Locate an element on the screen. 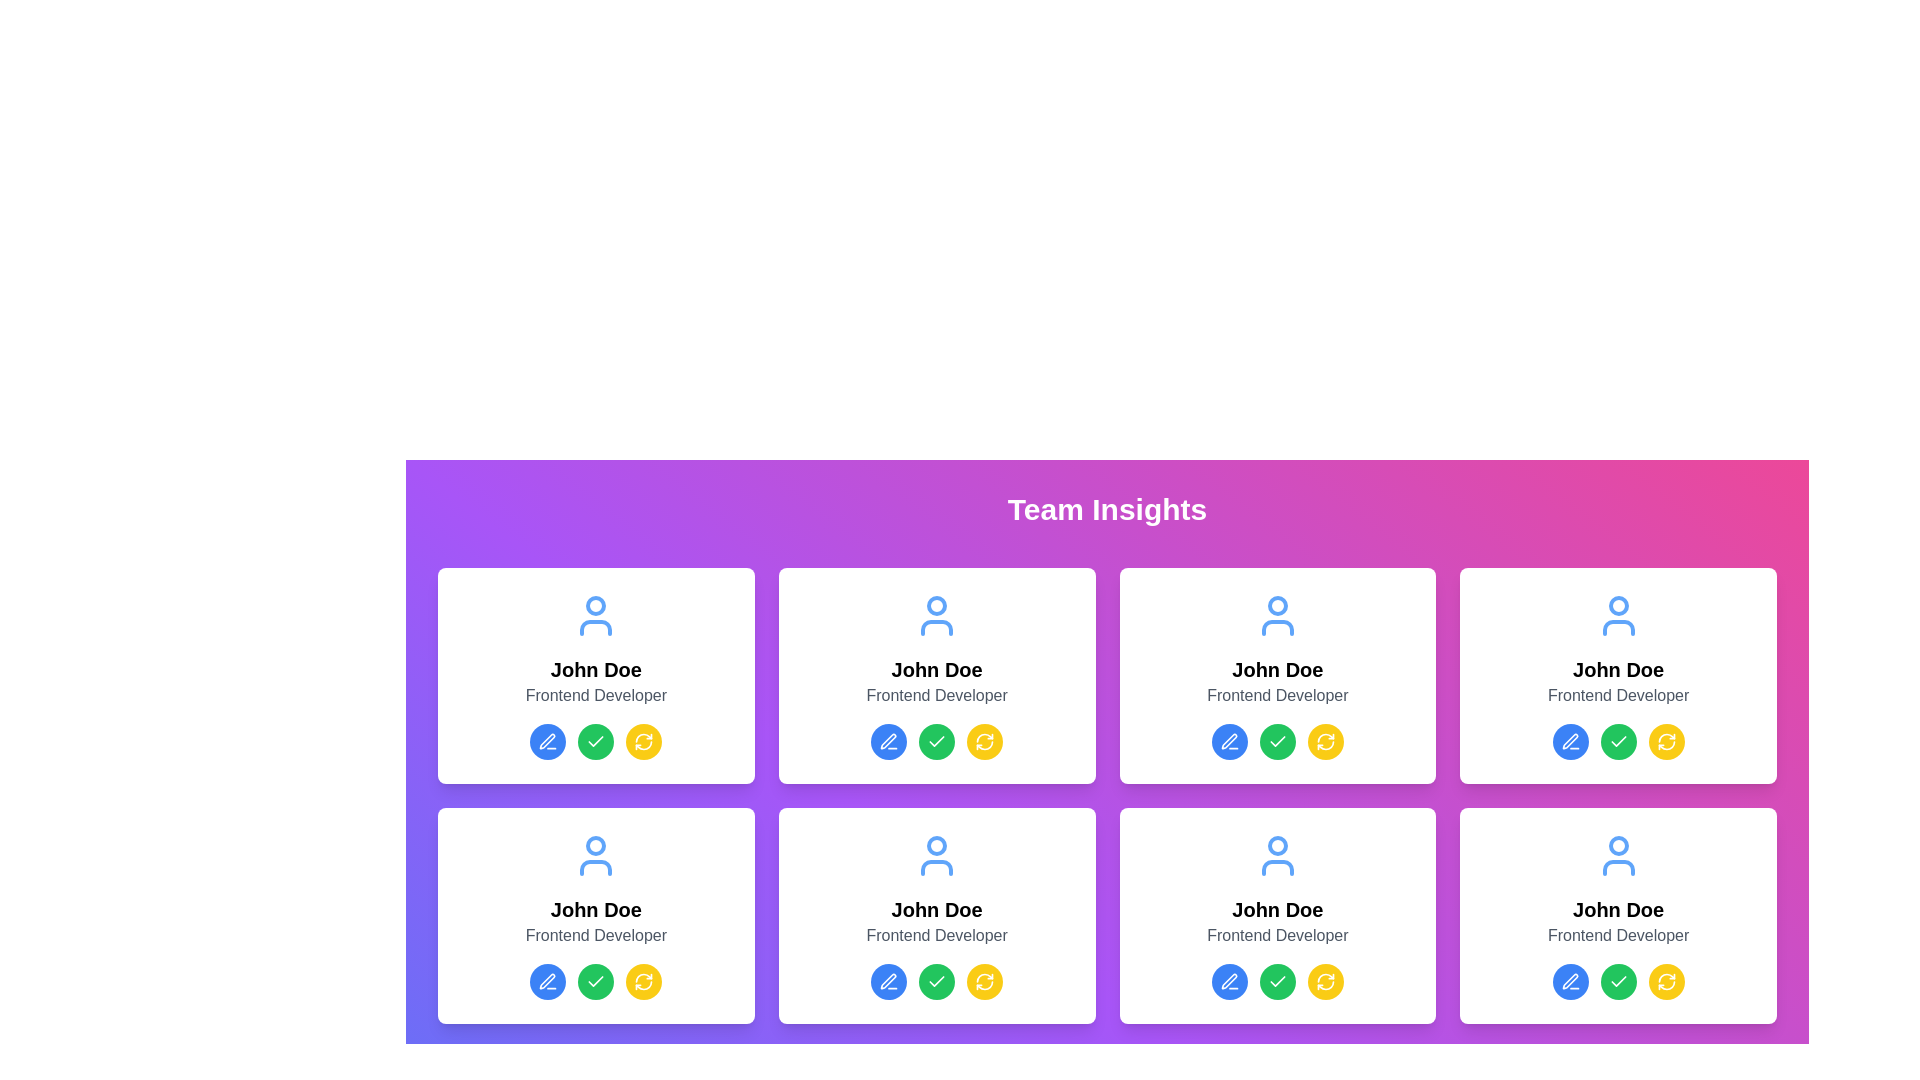 The width and height of the screenshot is (1920, 1080). the refresh icon located in the bottom right corner of the card elements is located at coordinates (1666, 745).